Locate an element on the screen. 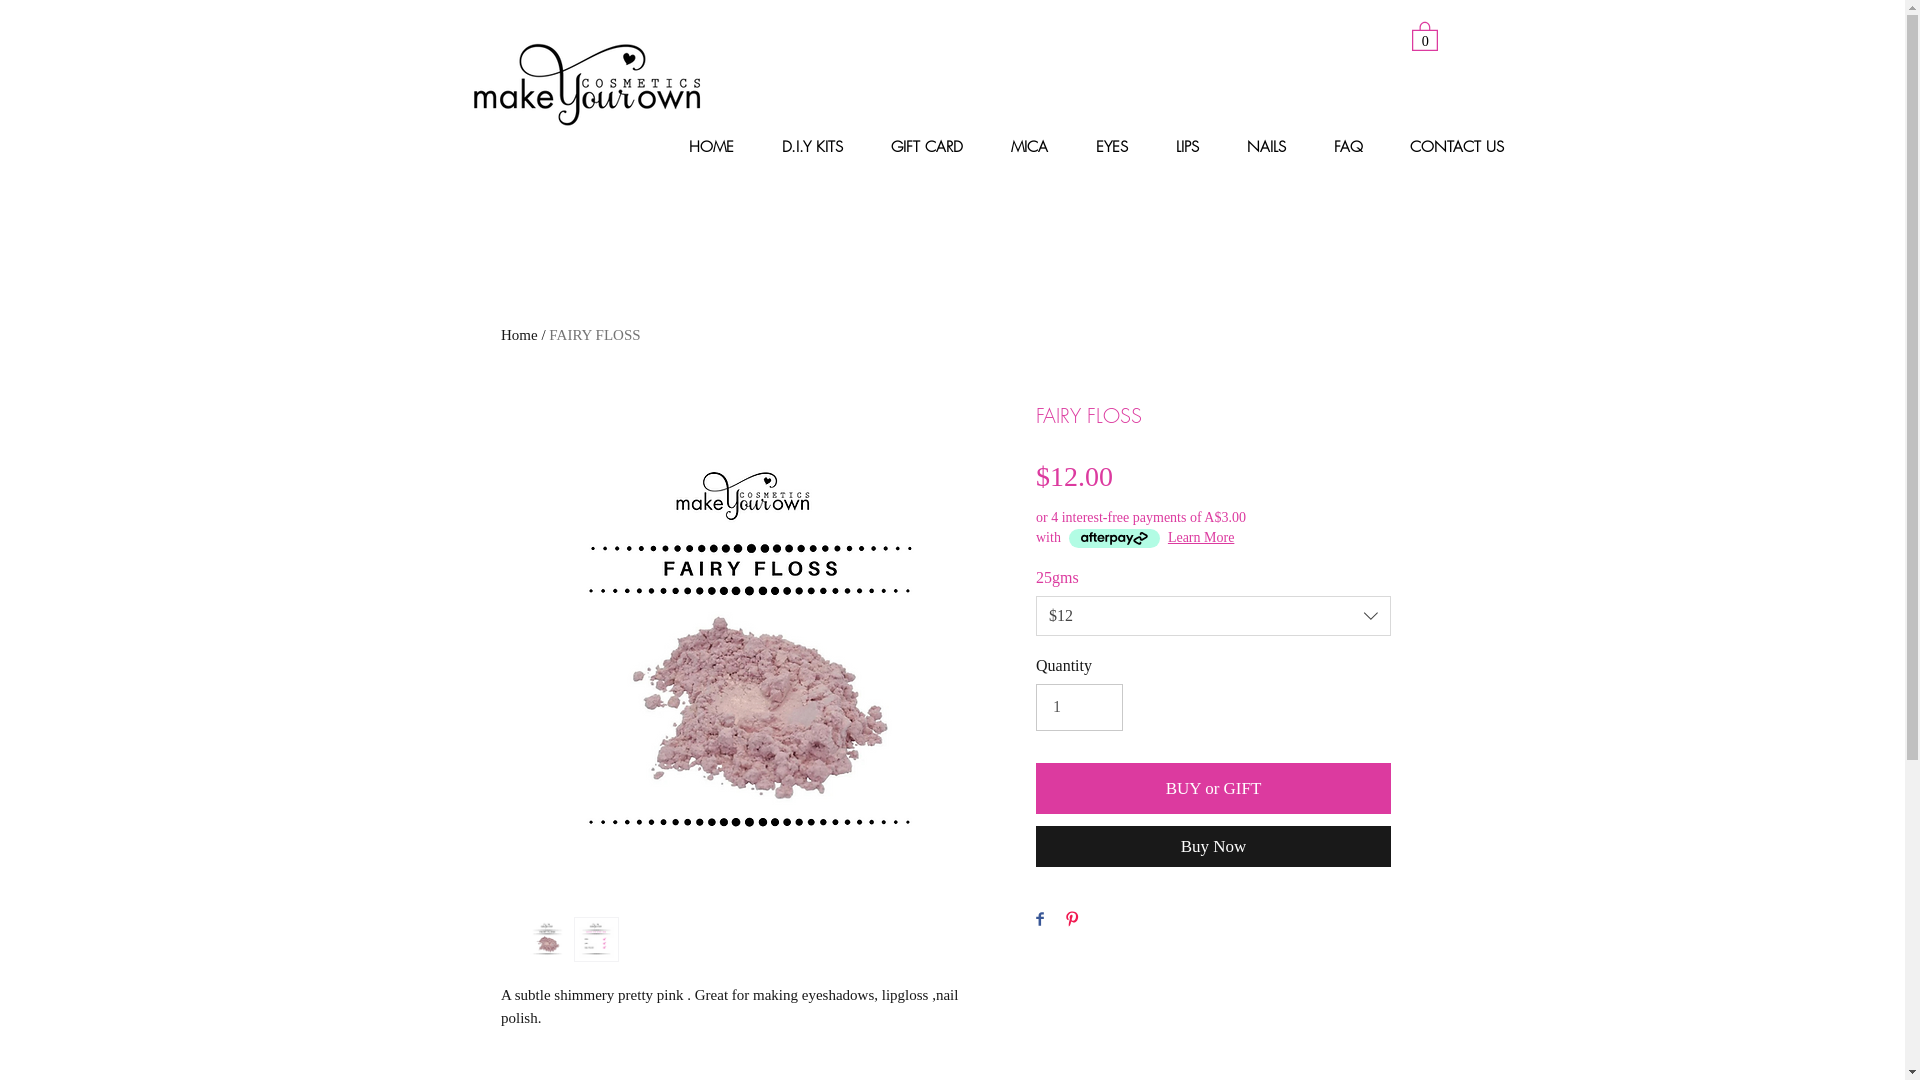  'BUY or GIFT' is located at coordinates (1036, 788).